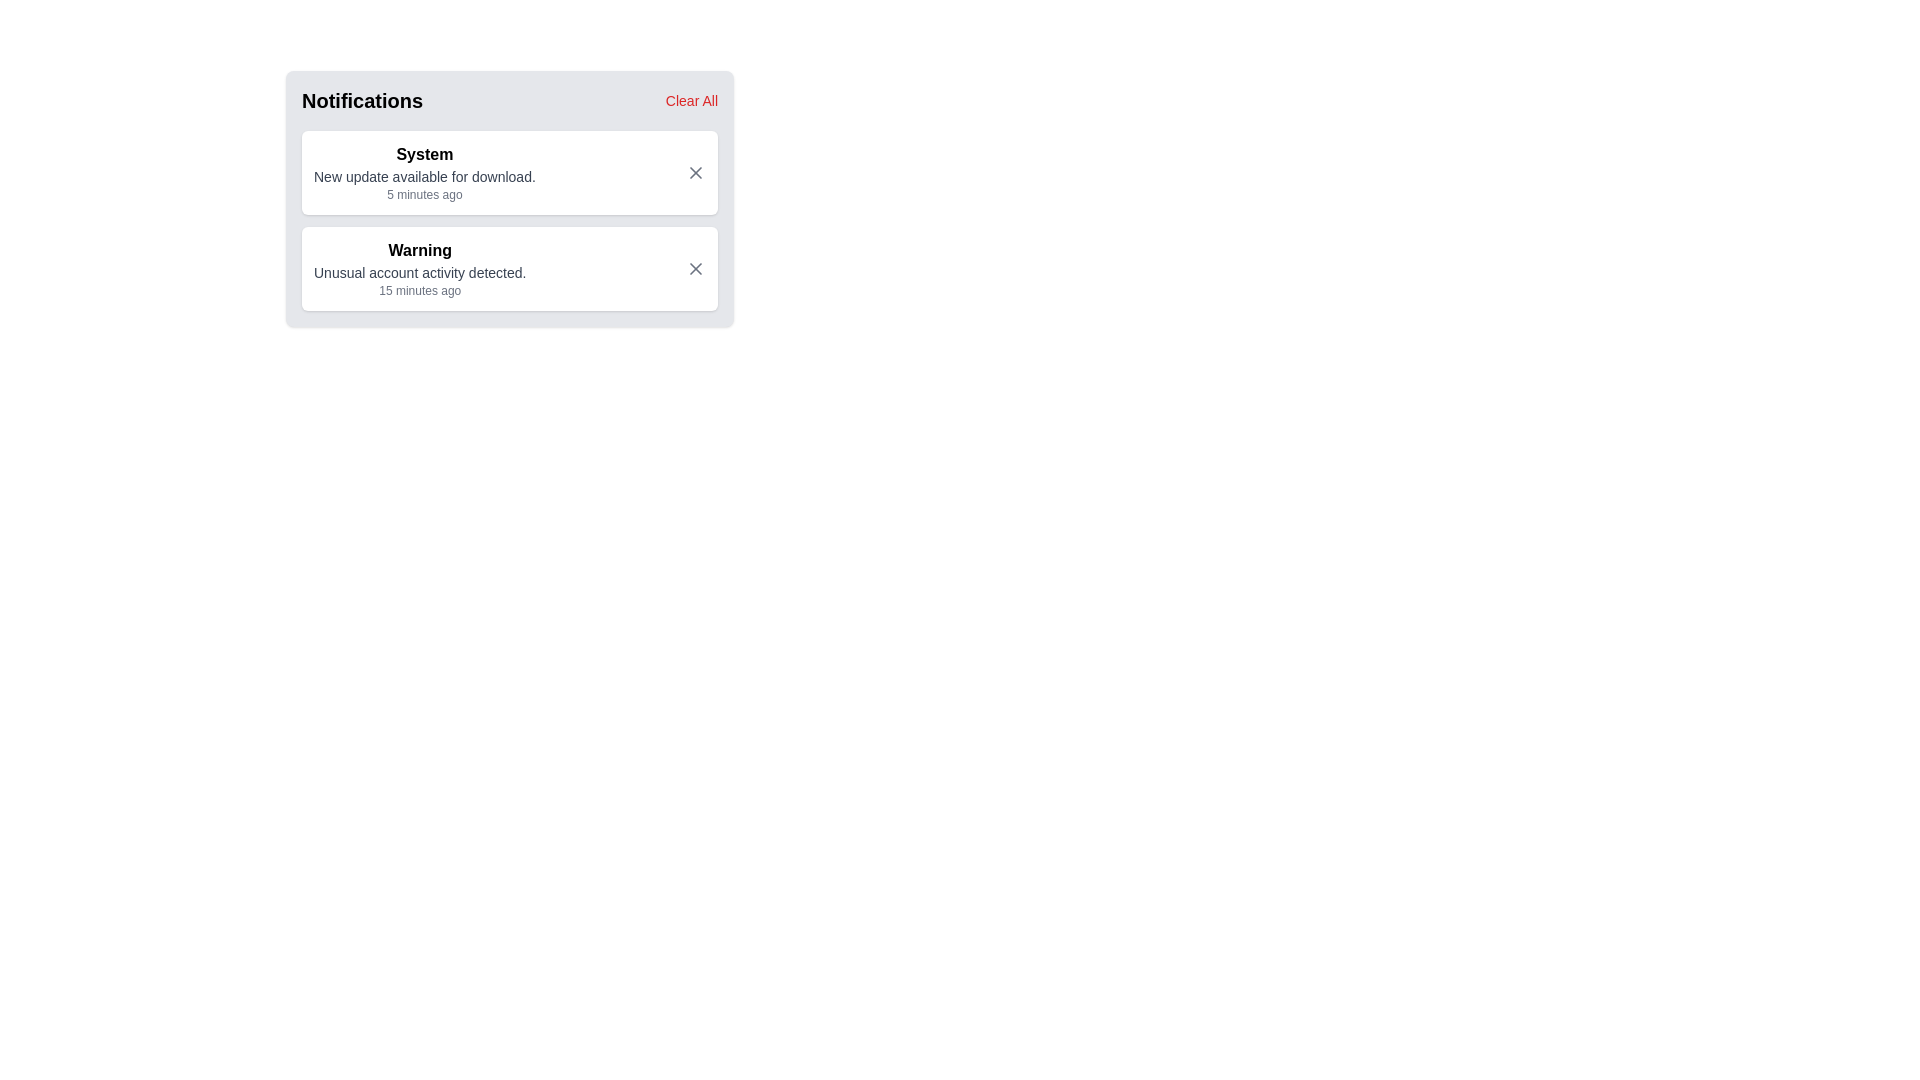 The width and height of the screenshot is (1920, 1080). What do you see at coordinates (419, 273) in the screenshot?
I see `the text element that conveys information about unusual account activity detected, which is located beneath the 'Warning' label and above the timestamp text within the notification card` at bounding box center [419, 273].